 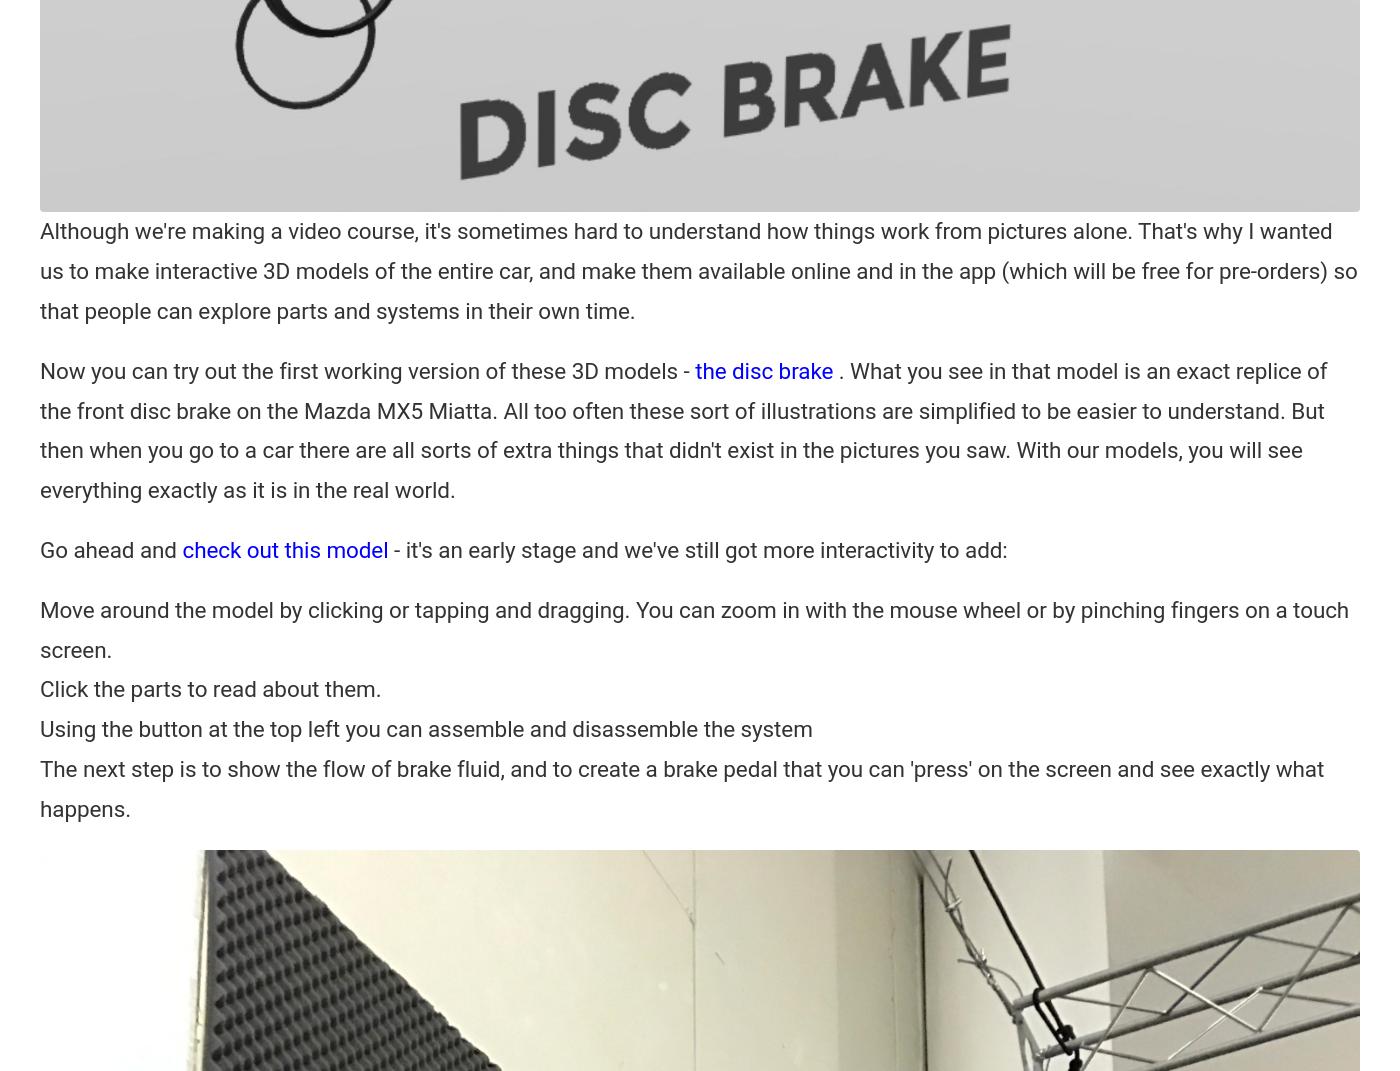 I want to click on 'Click the parts to read about them.', so click(x=40, y=687).